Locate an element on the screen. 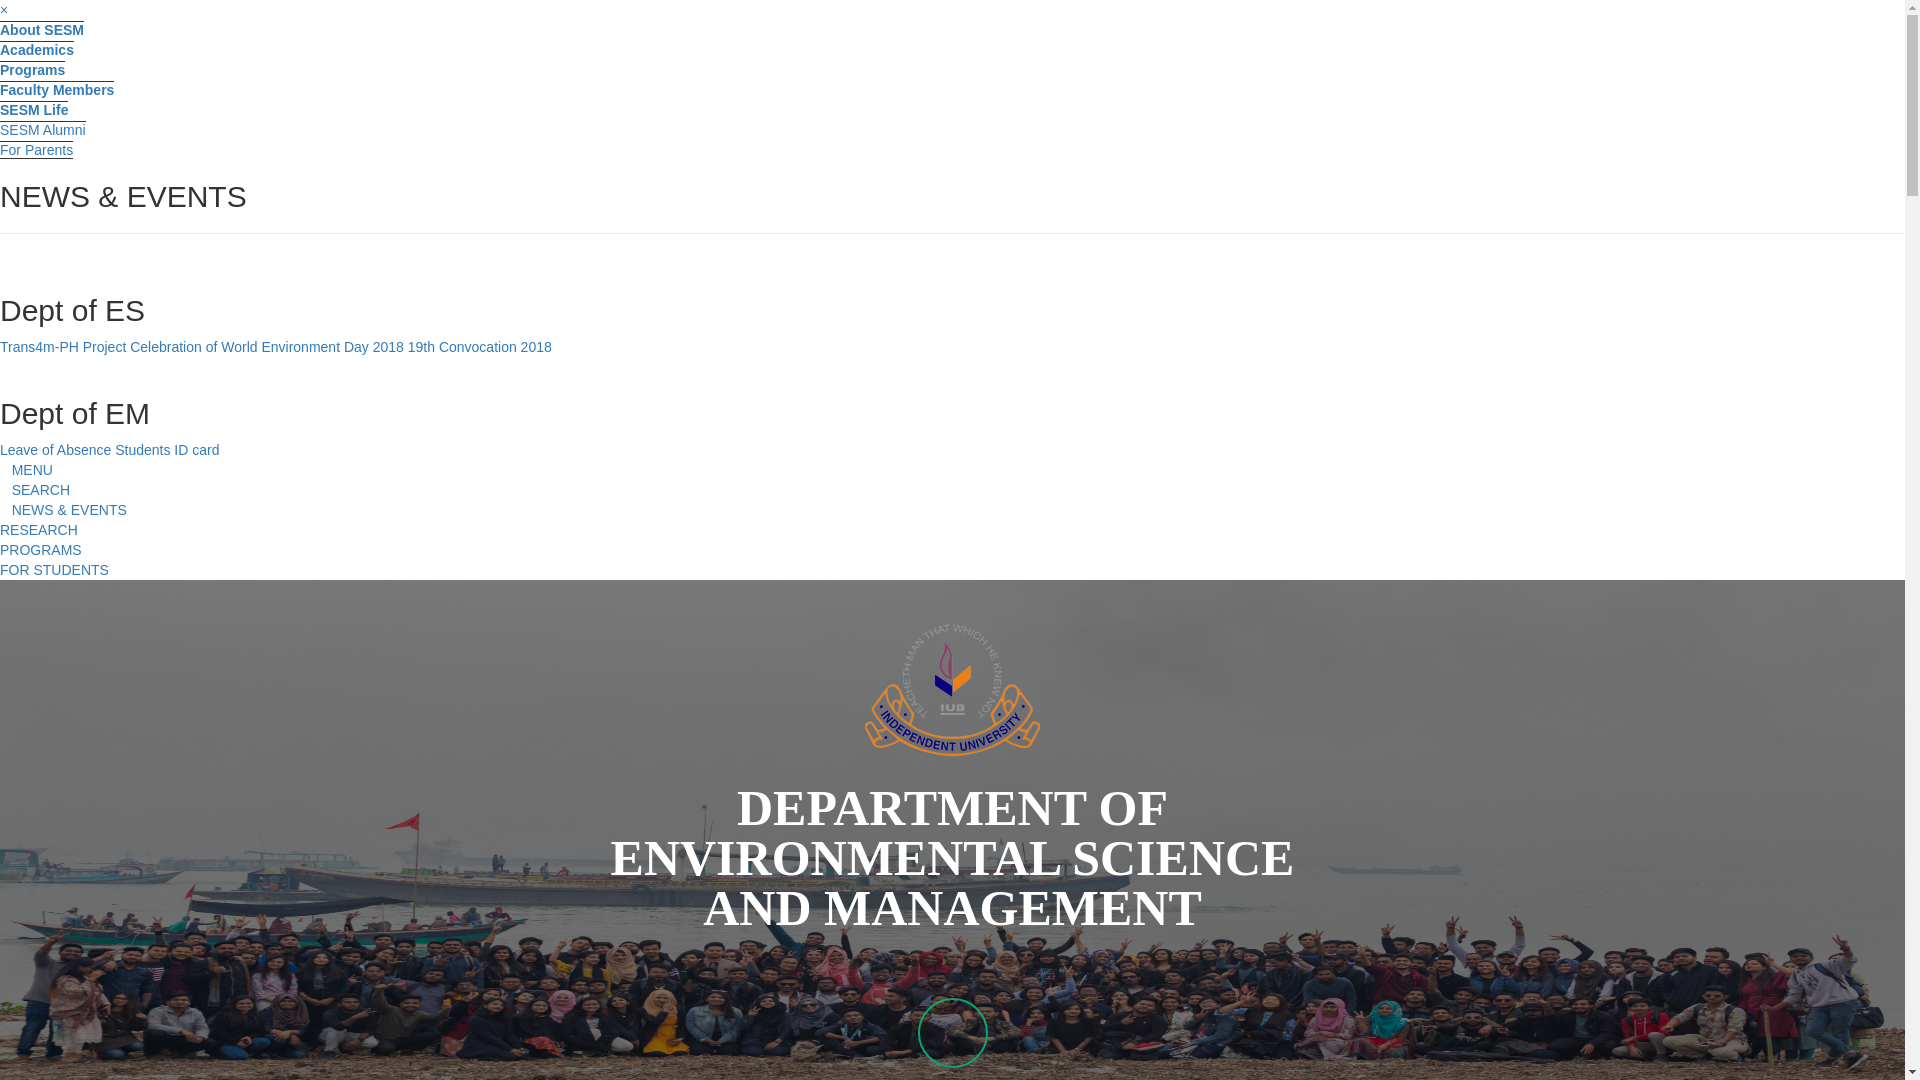 The height and width of the screenshot is (1080, 1920). '   MENU' is located at coordinates (951, 470).